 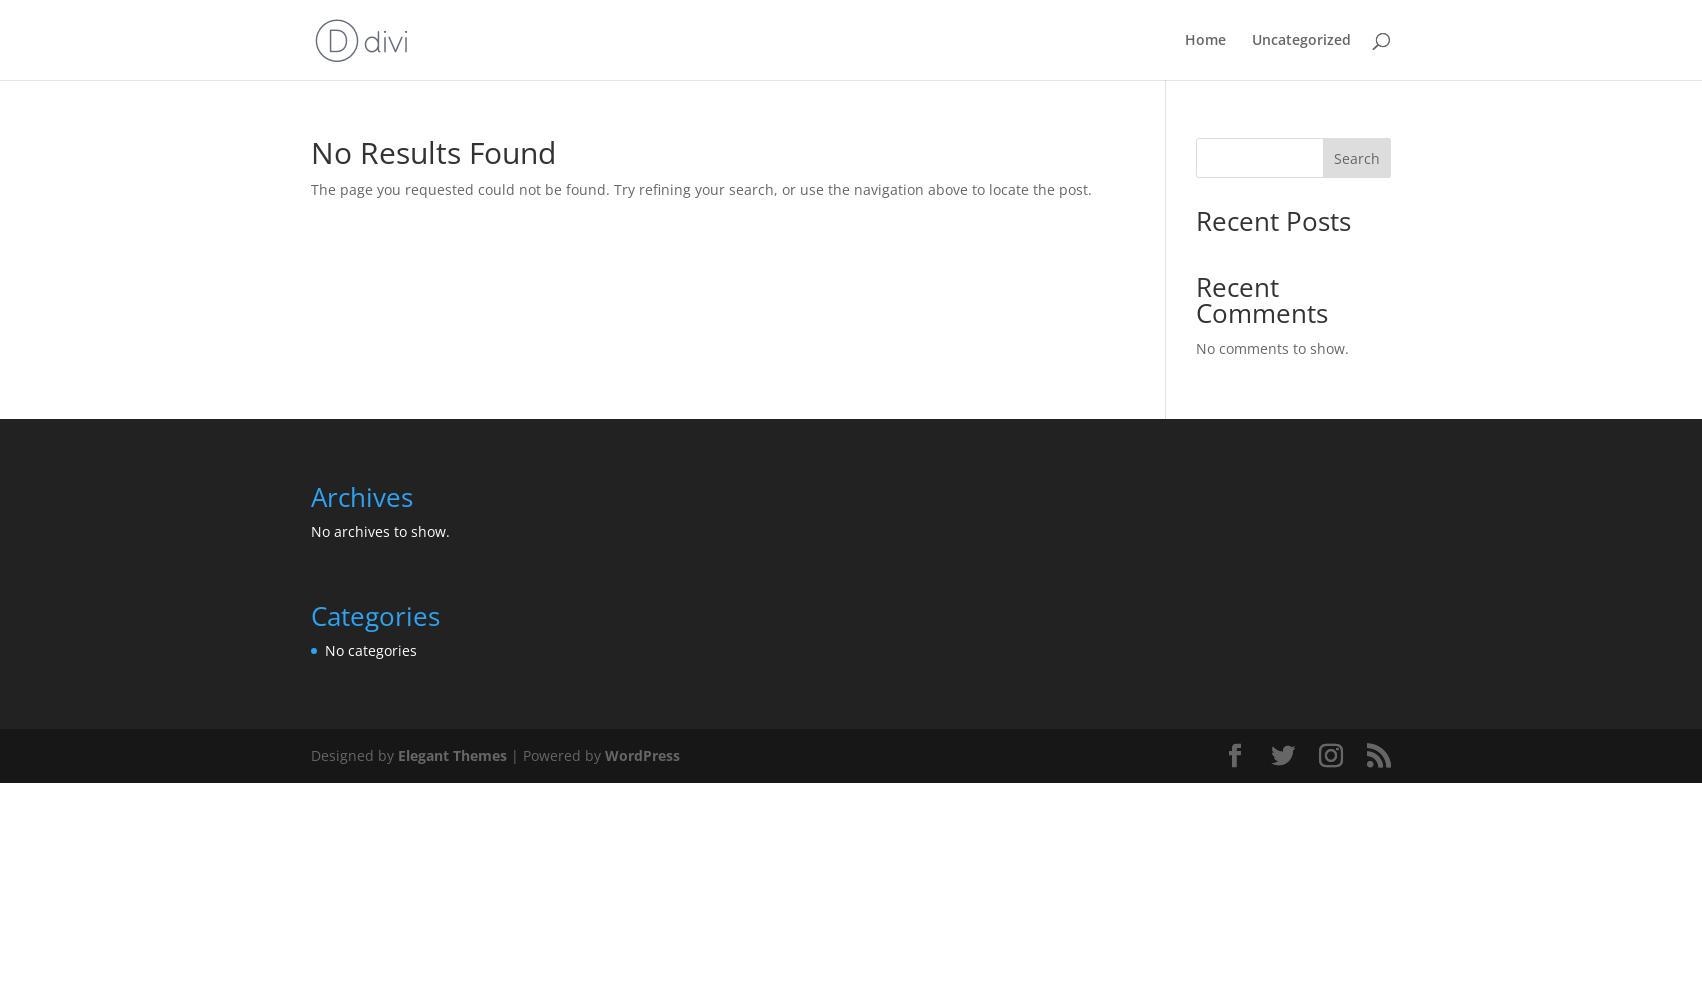 What do you see at coordinates (1272, 220) in the screenshot?
I see `'Recent Posts'` at bounding box center [1272, 220].